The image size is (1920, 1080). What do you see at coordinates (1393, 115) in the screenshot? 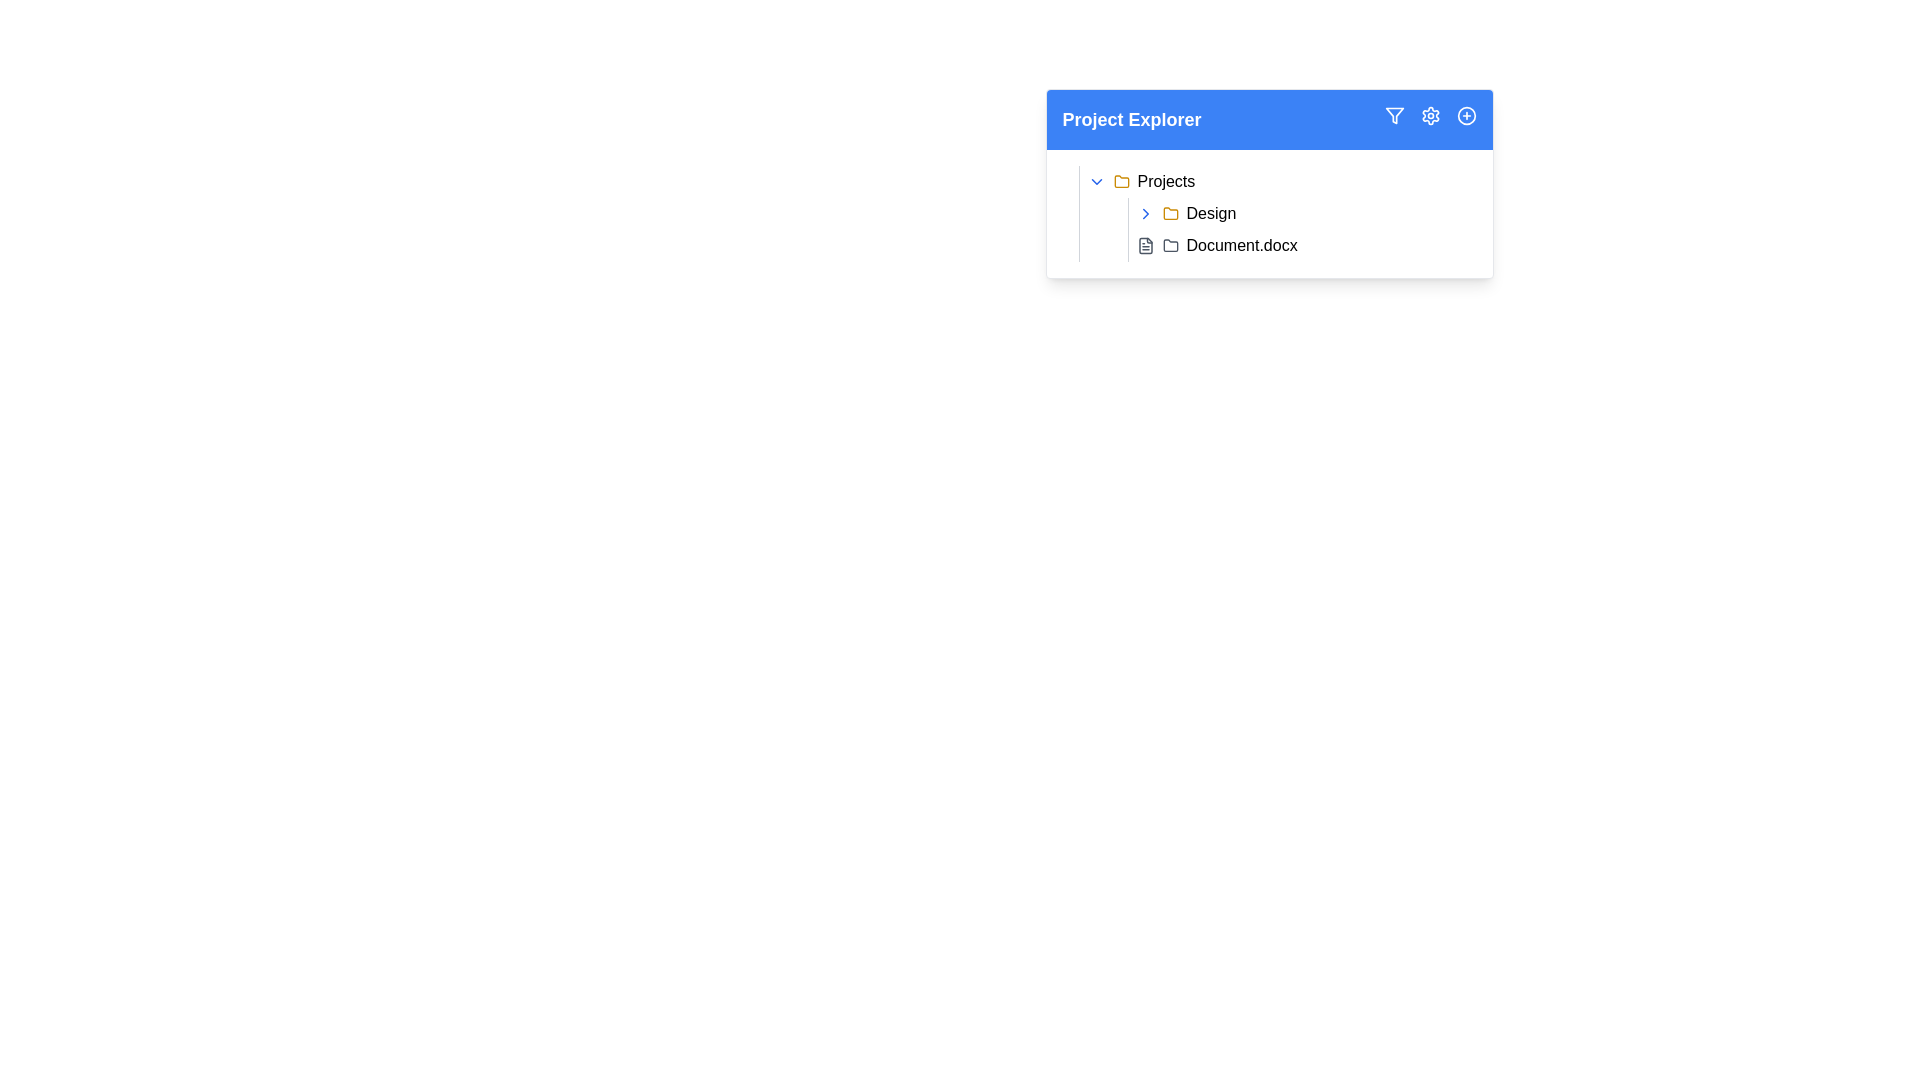
I see `the filter icon located at the top-right corner of the 'Project Explorer' panel` at bounding box center [1393, 115].